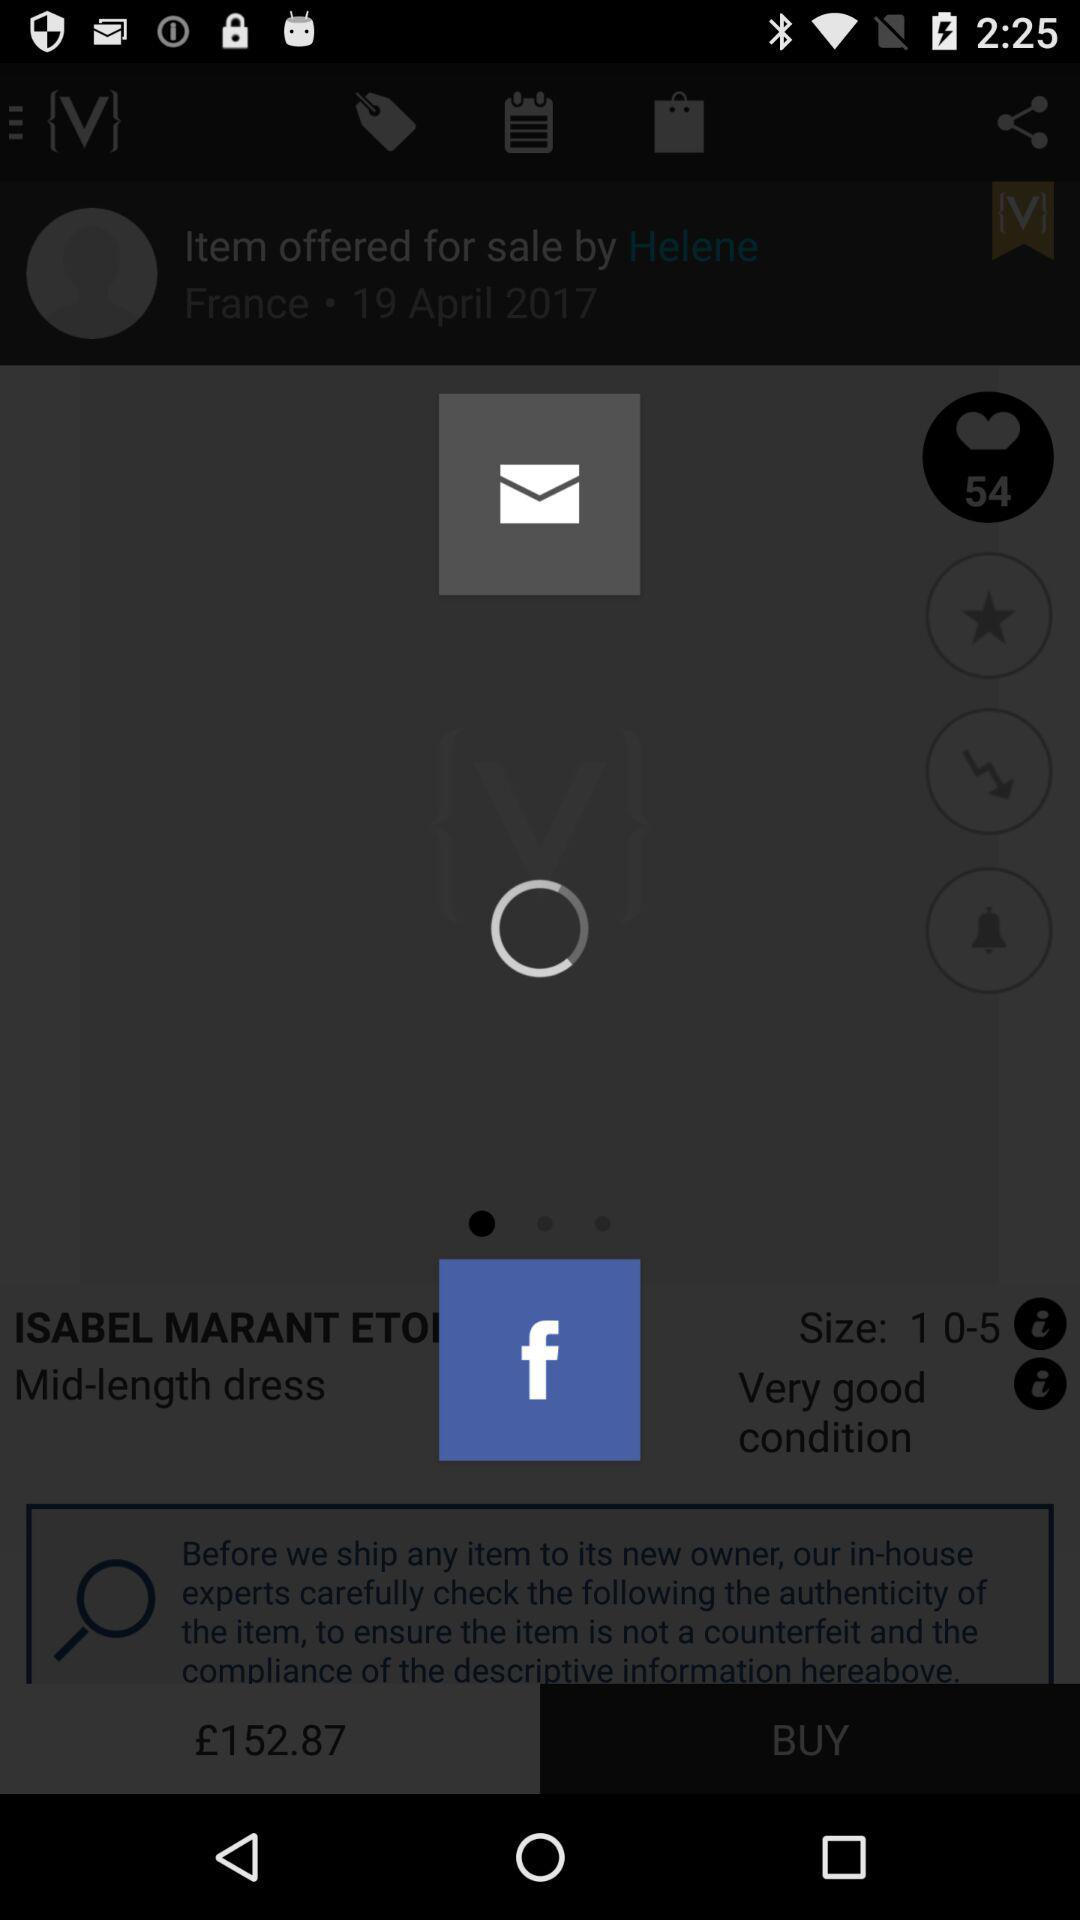 The height and width of the screenshot is (1920, 1080). What do you see at coordinates (987, 994) in the screenshot?
I see `the avatar icon` at bounding box center [987, 994].